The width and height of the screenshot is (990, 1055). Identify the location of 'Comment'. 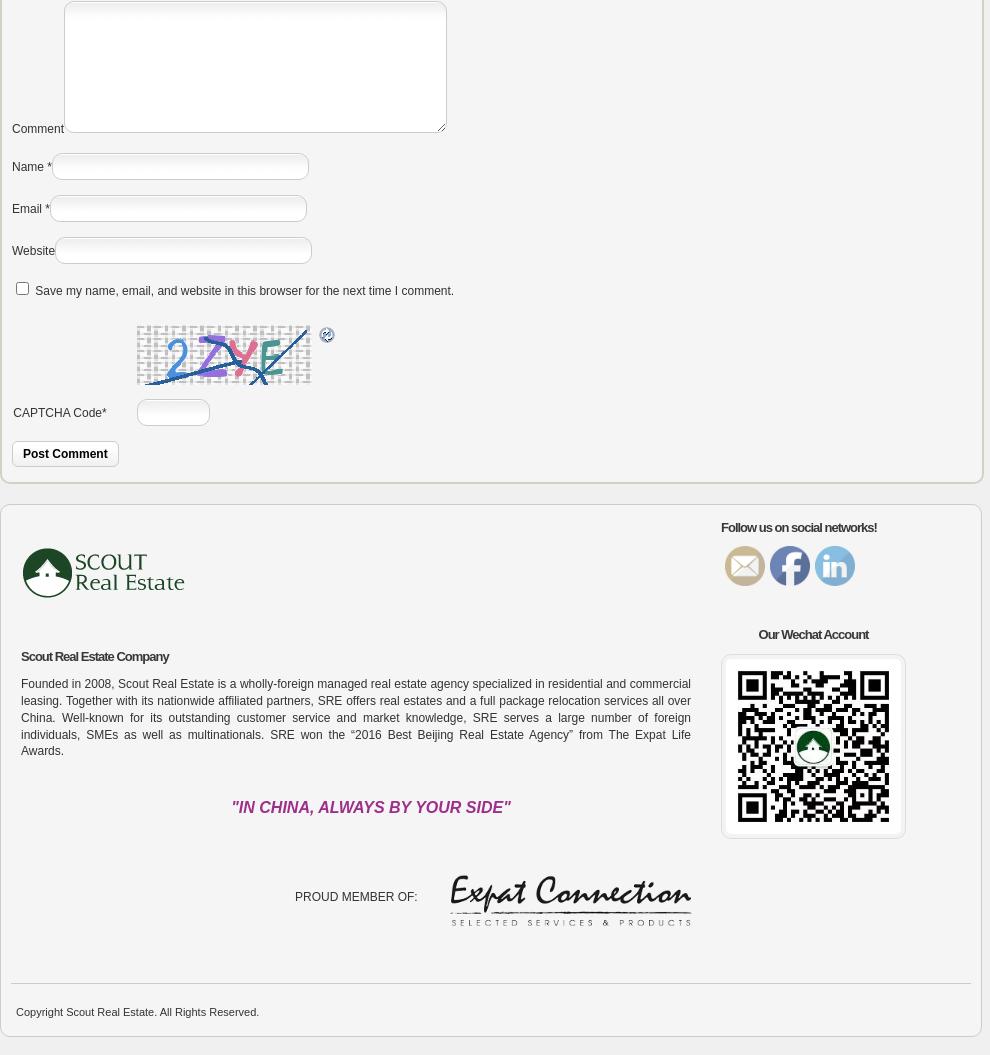
(10, 129).